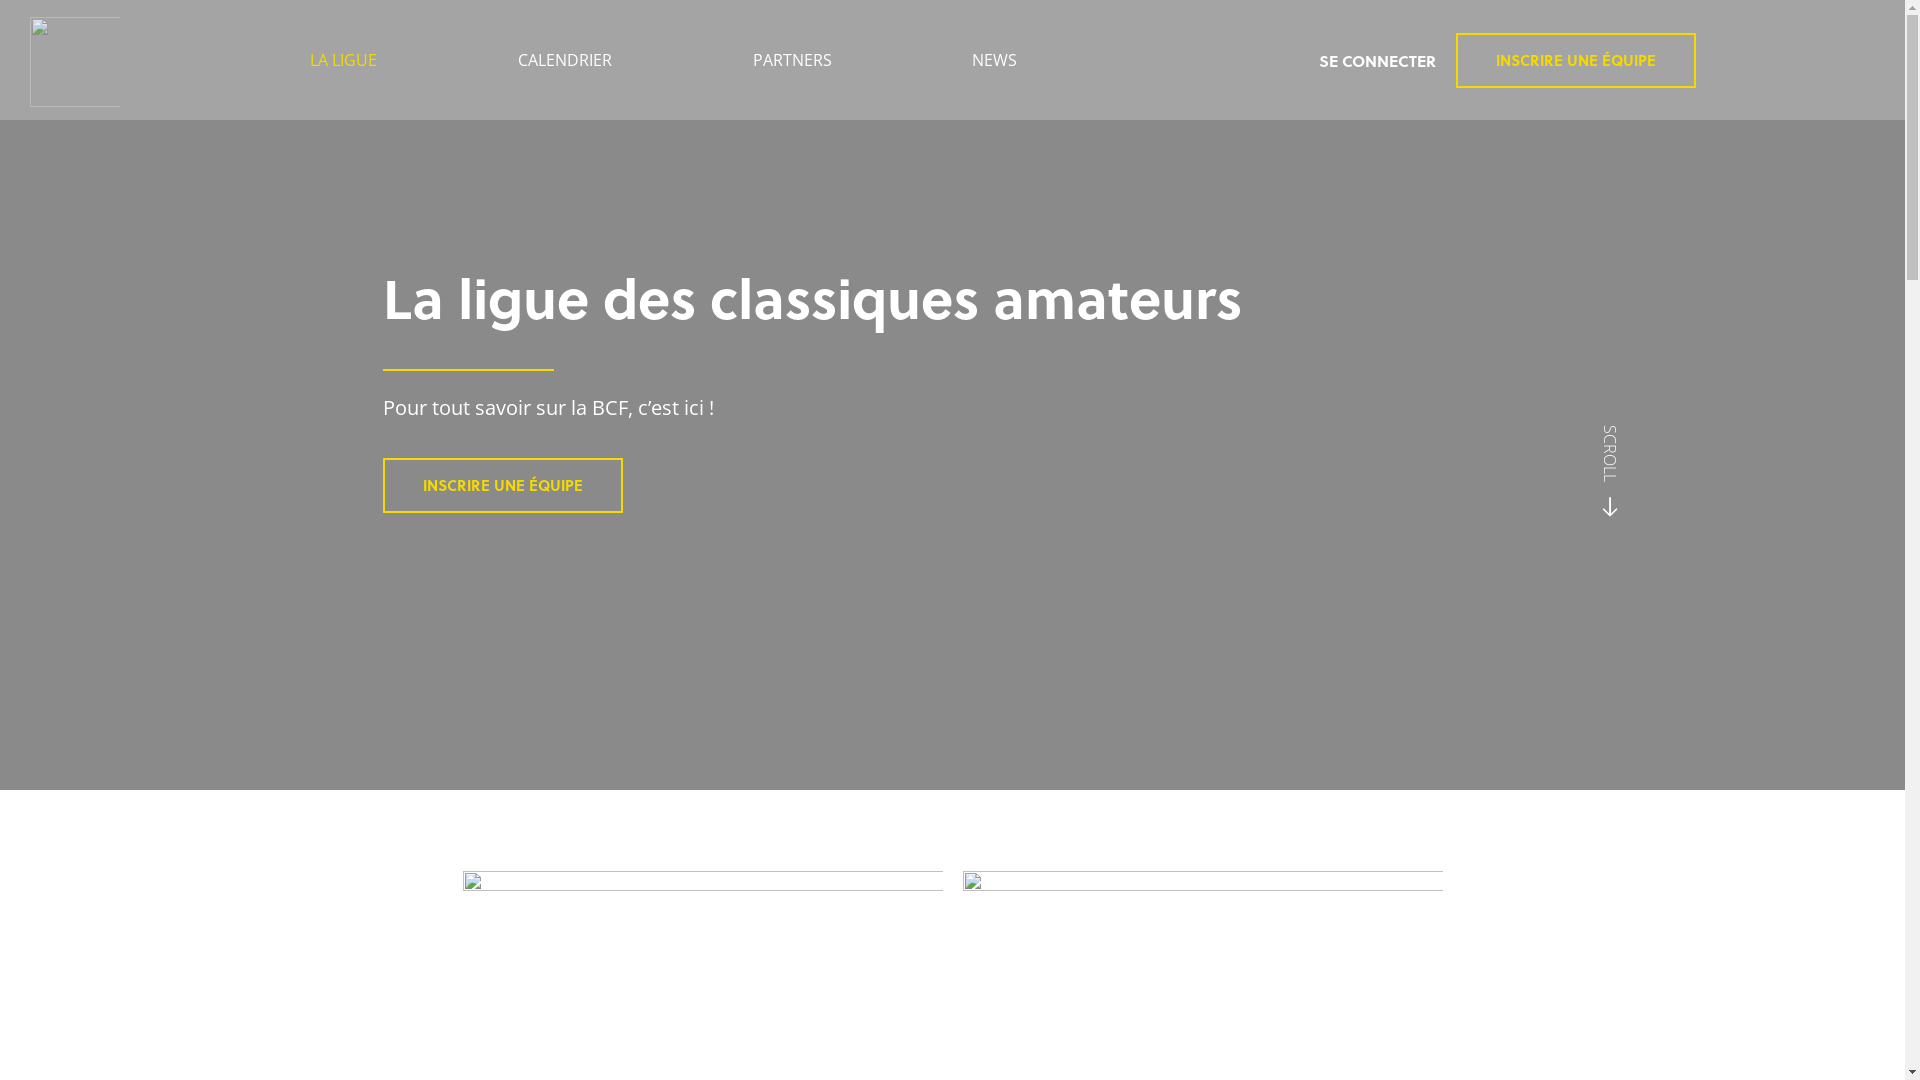  What do you see at coordinates (564, 59) in the screenshot?
I see `'CALENDRIER'` at bounding box center [564, 59].